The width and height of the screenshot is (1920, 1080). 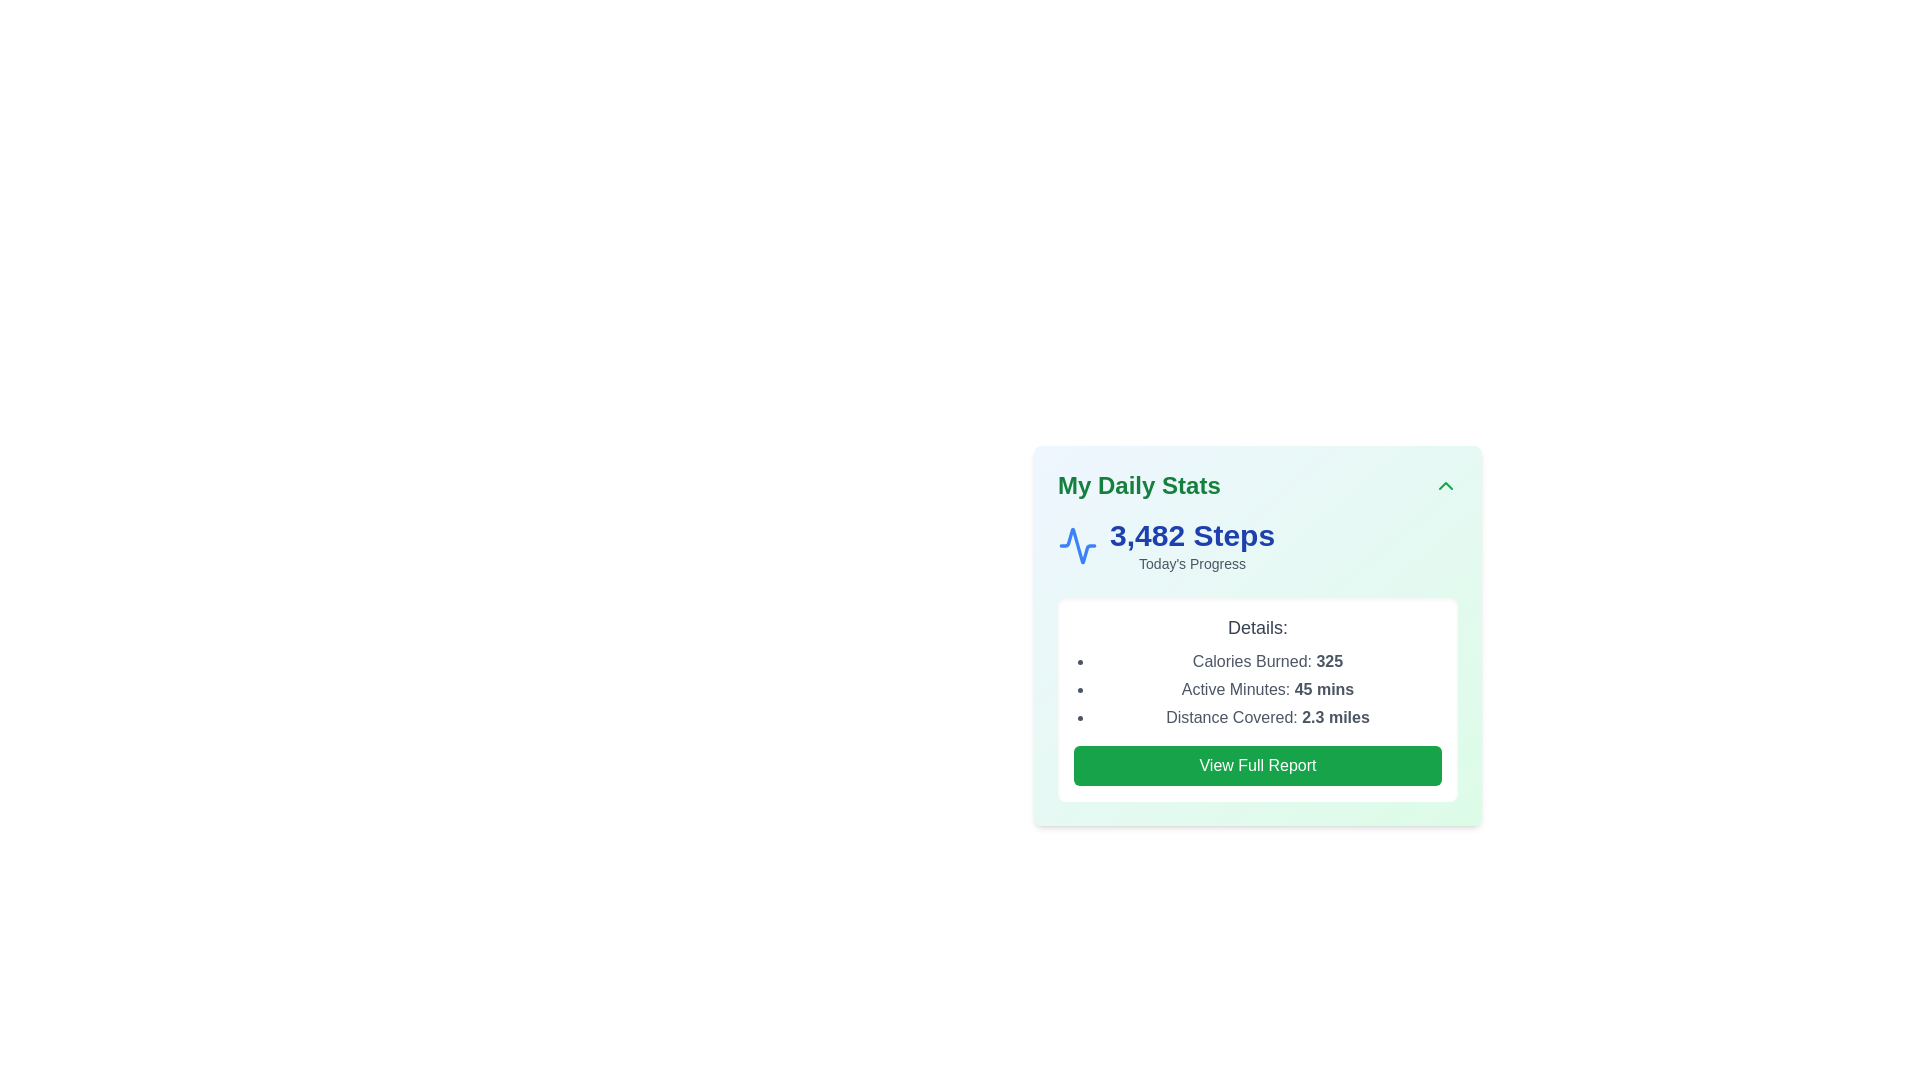 I want to click on detailed health statistics displayed in the Information Panel located below the '3,482 Steps' section in the 'My Daily Stats' card, so click(x=1256, y=698).